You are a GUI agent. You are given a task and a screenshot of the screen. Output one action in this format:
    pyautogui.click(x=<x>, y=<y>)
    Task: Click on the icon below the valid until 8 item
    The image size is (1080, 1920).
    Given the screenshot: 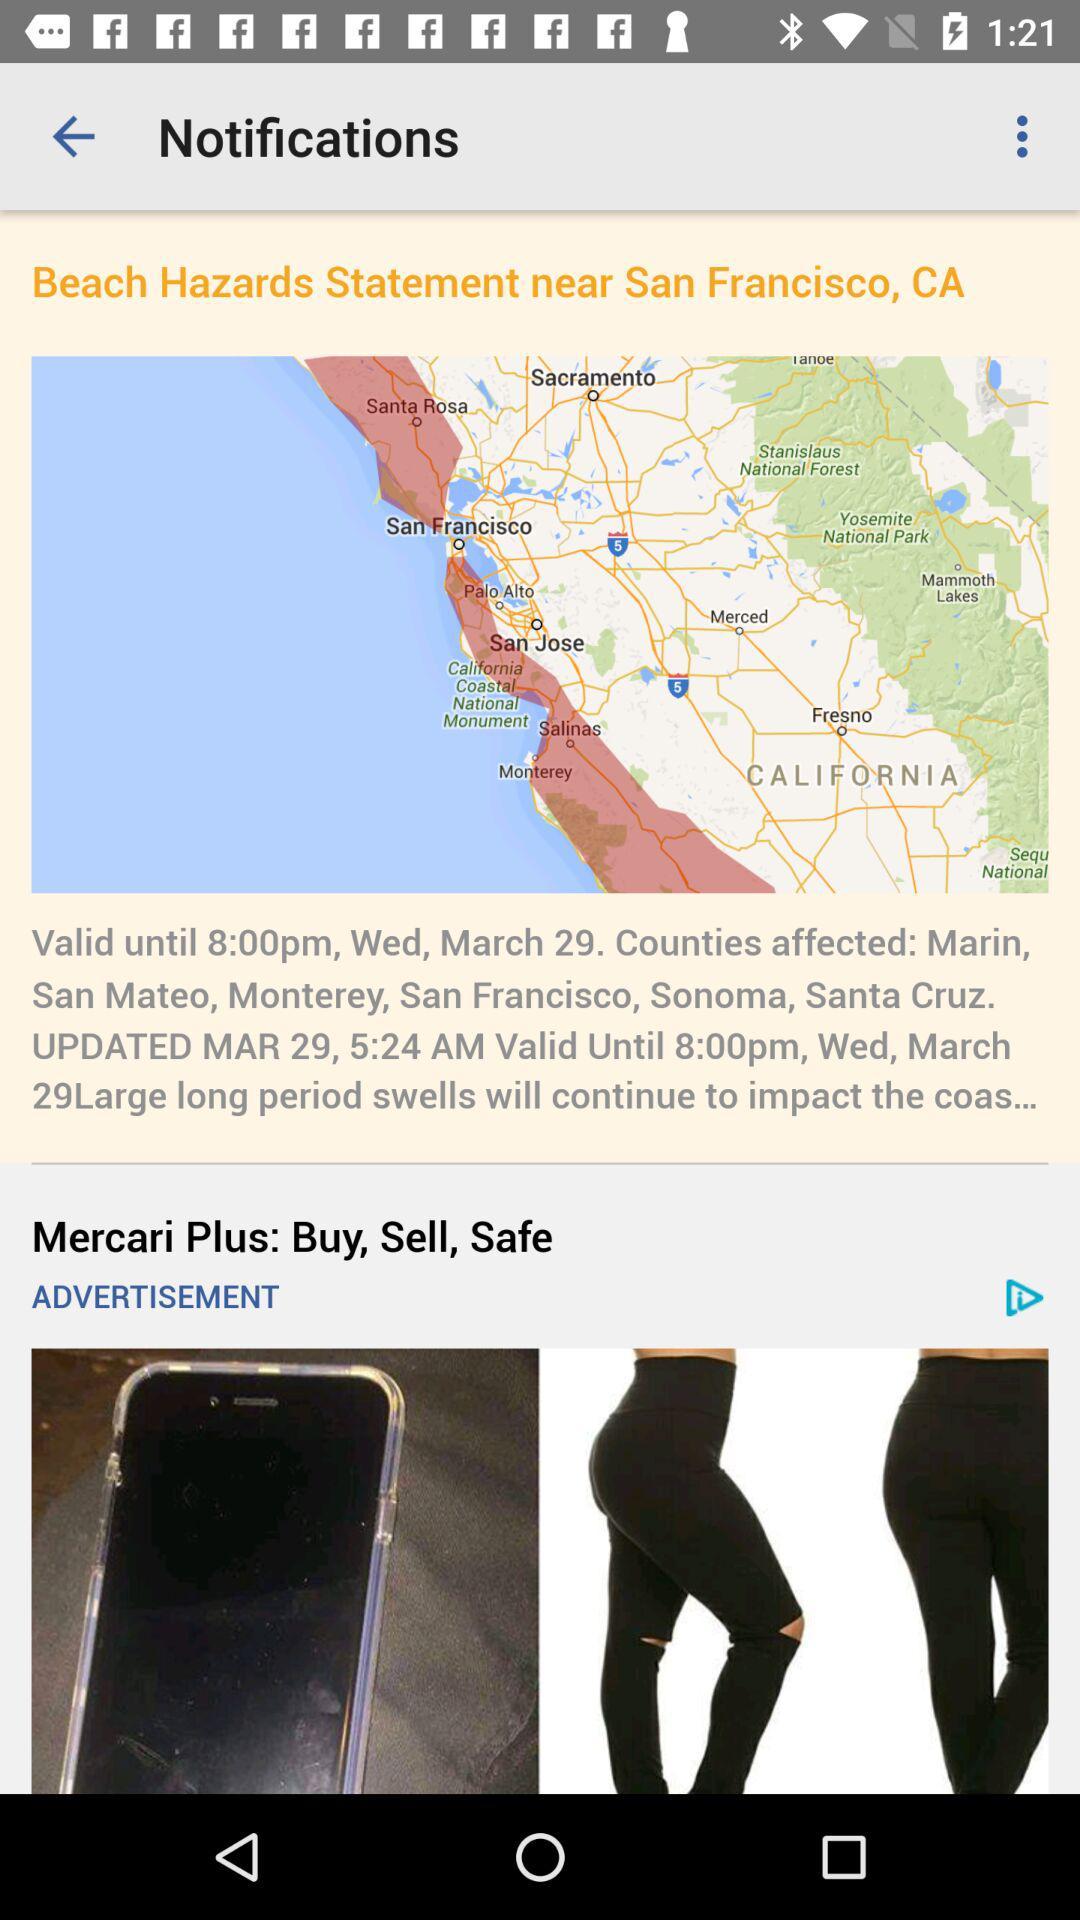 What is the action you would take?
    pyautogui.click(x=540, y=1234)
    